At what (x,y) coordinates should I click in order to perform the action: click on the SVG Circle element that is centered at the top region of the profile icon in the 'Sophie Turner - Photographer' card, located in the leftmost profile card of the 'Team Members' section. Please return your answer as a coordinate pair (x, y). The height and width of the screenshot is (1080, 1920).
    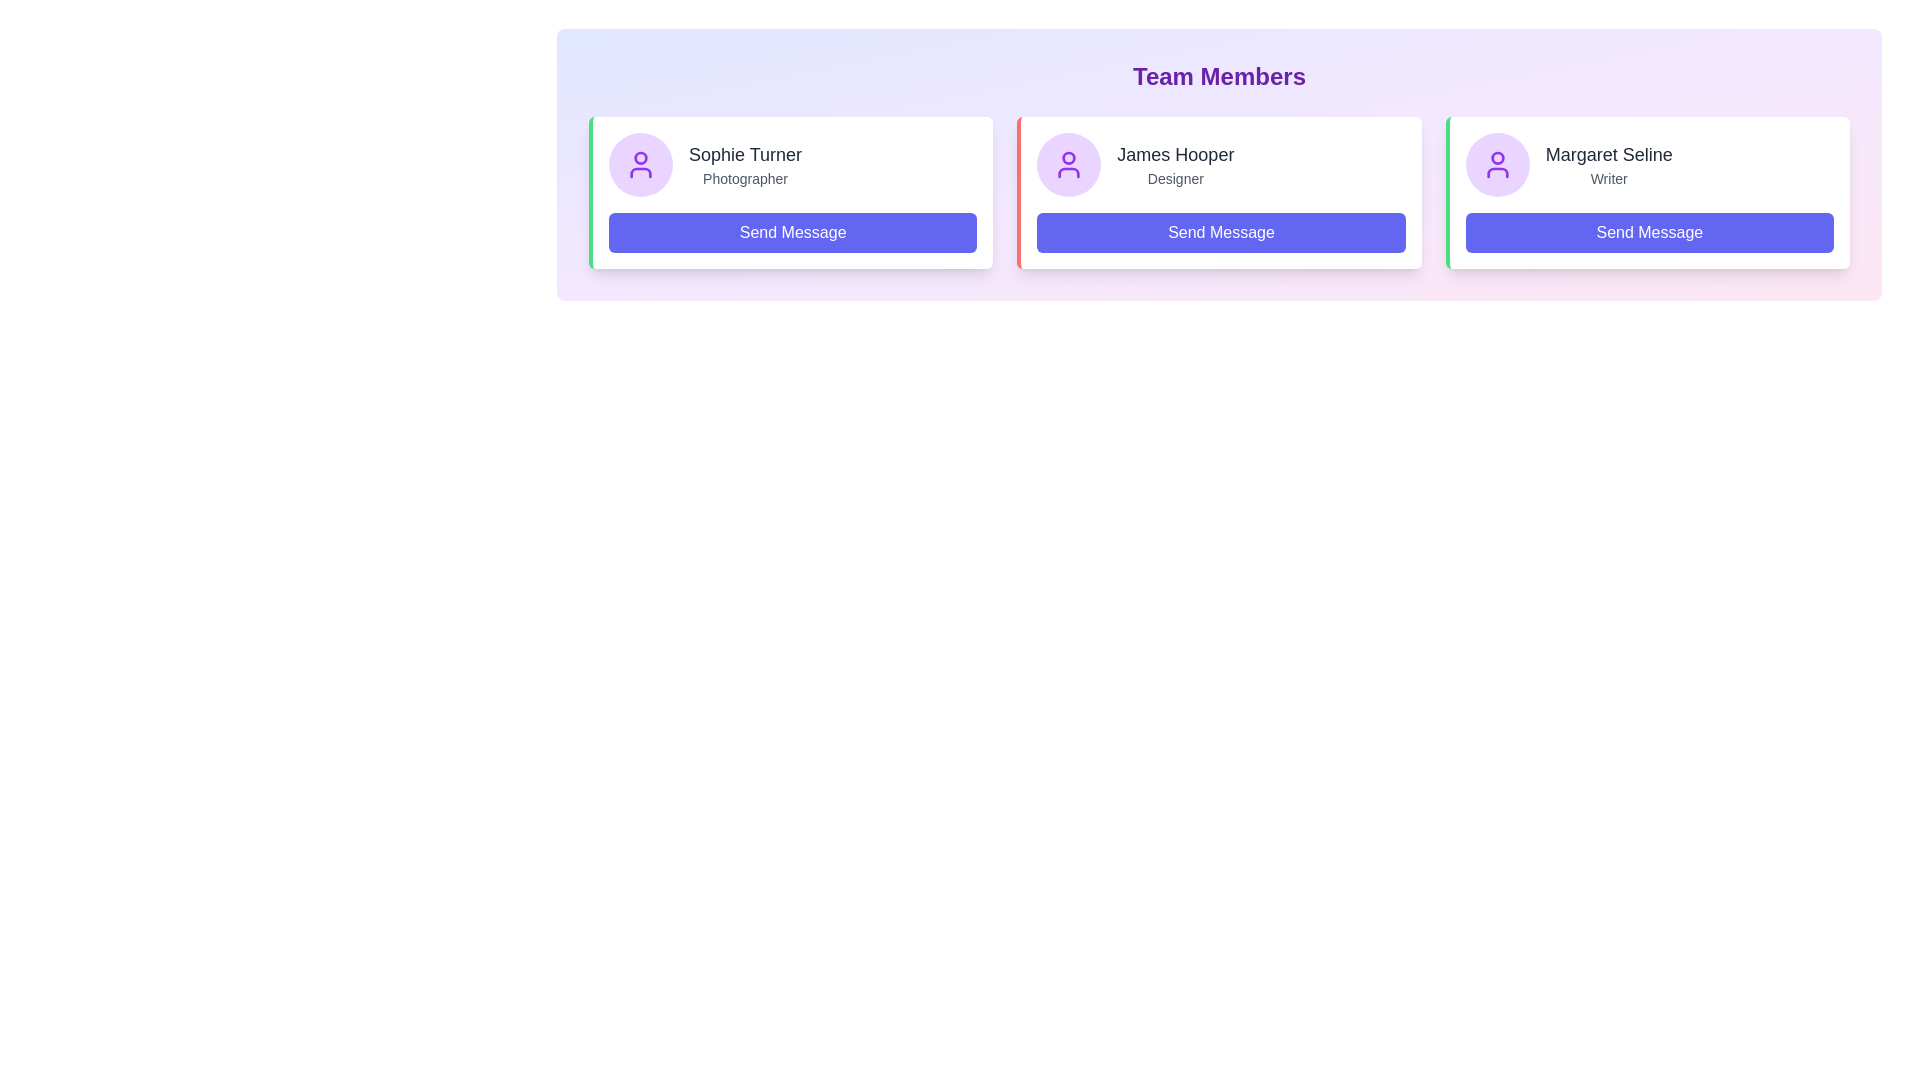
    Looking at the image, I should click on (641, 157).